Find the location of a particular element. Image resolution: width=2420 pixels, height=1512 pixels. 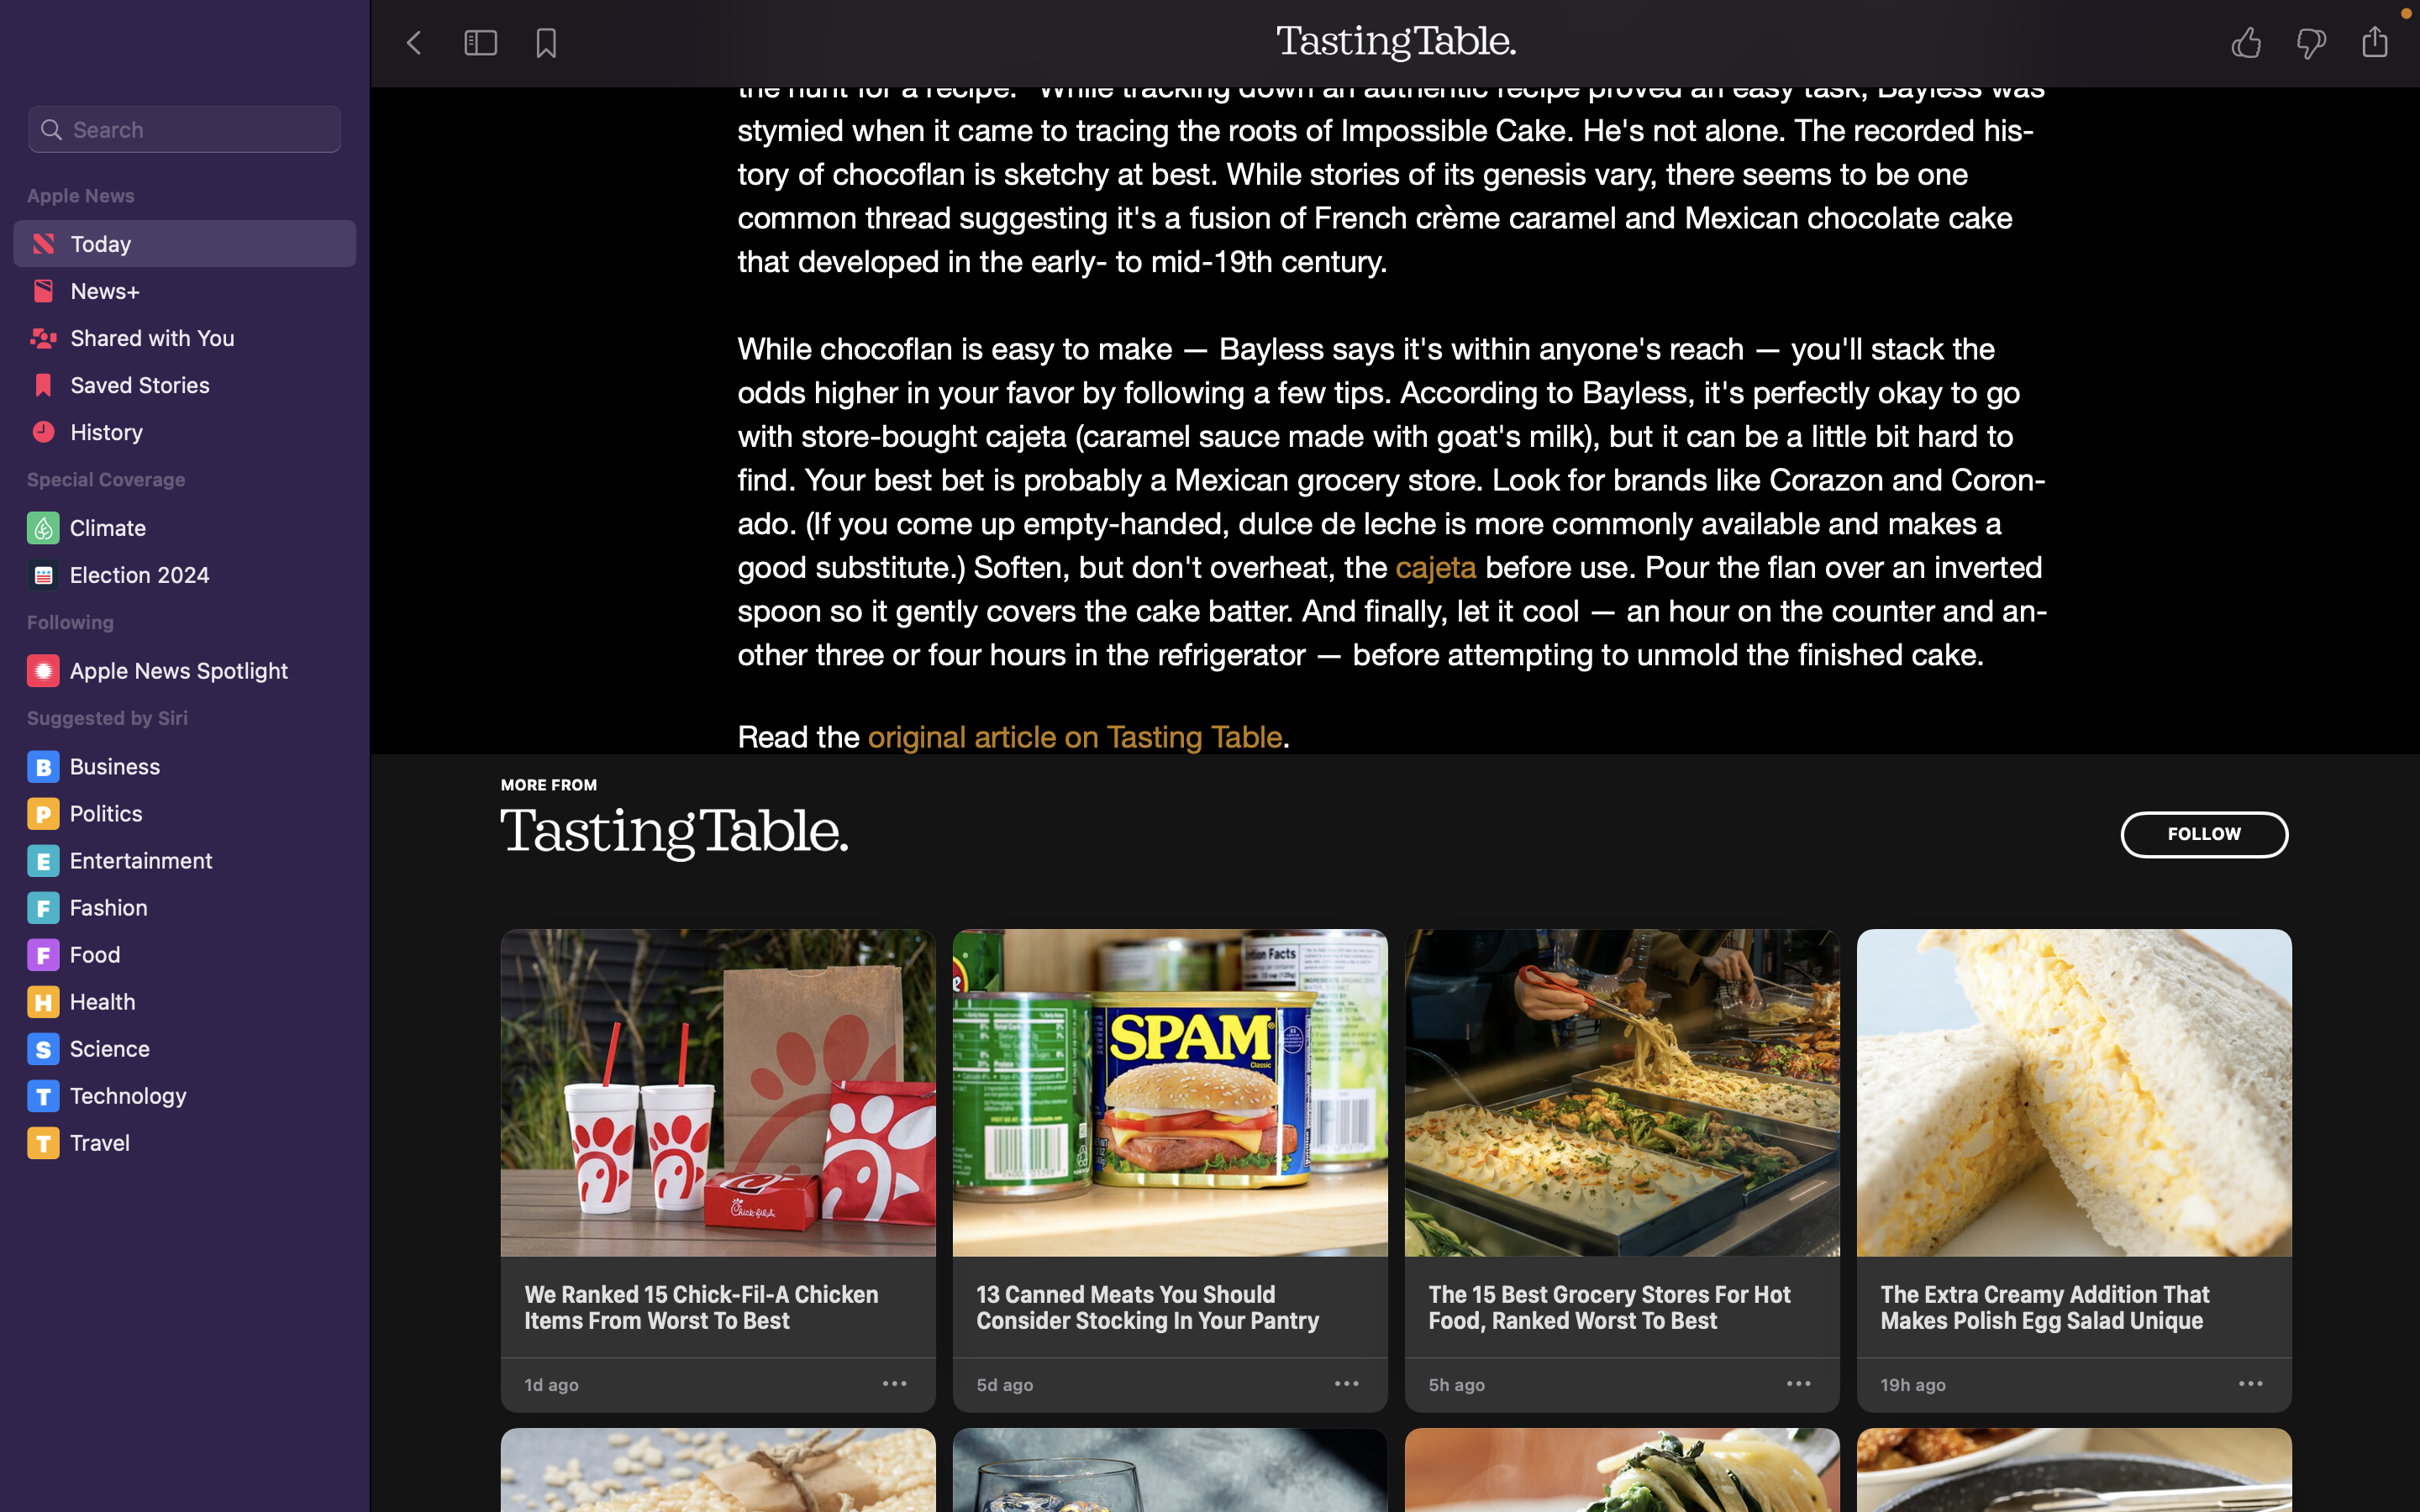

Click "suggest less" in the options from the third story in Tasting Table is located at coordinates (1797, 1384).